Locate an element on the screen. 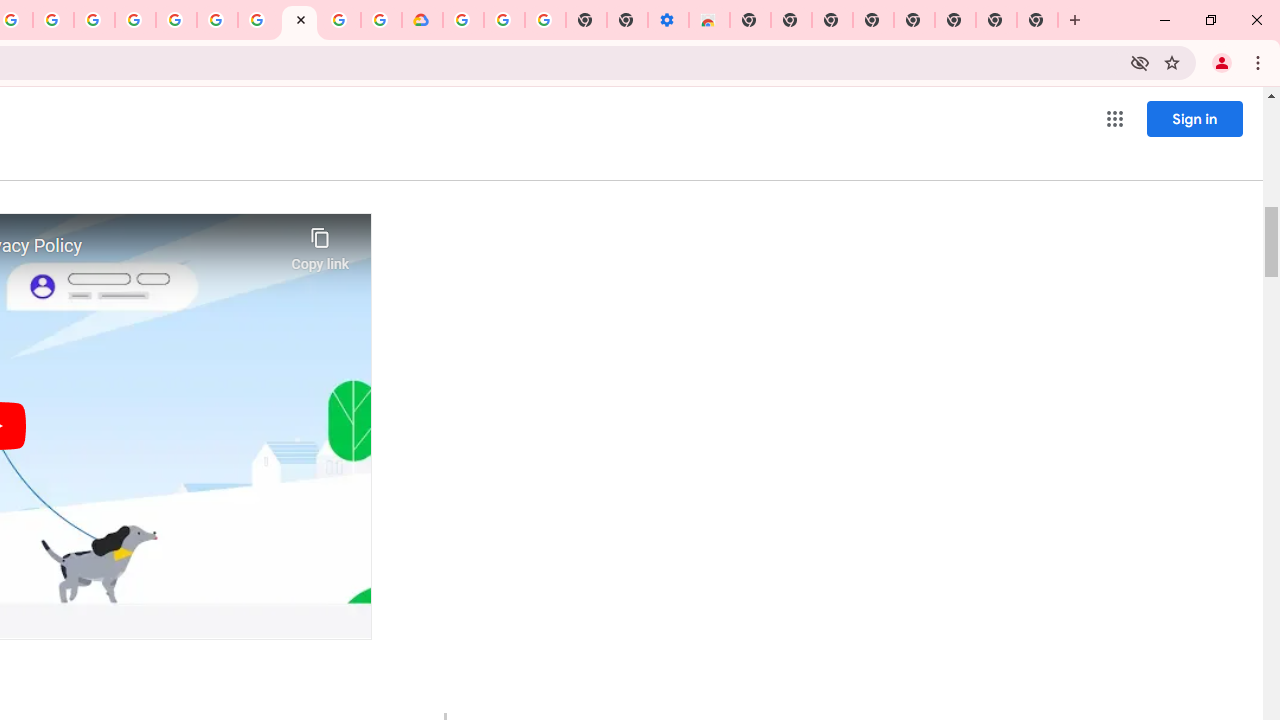 The width and height of the screenshot is (1280, 720). 'New Tab' is located at coordinates (1038, 20).